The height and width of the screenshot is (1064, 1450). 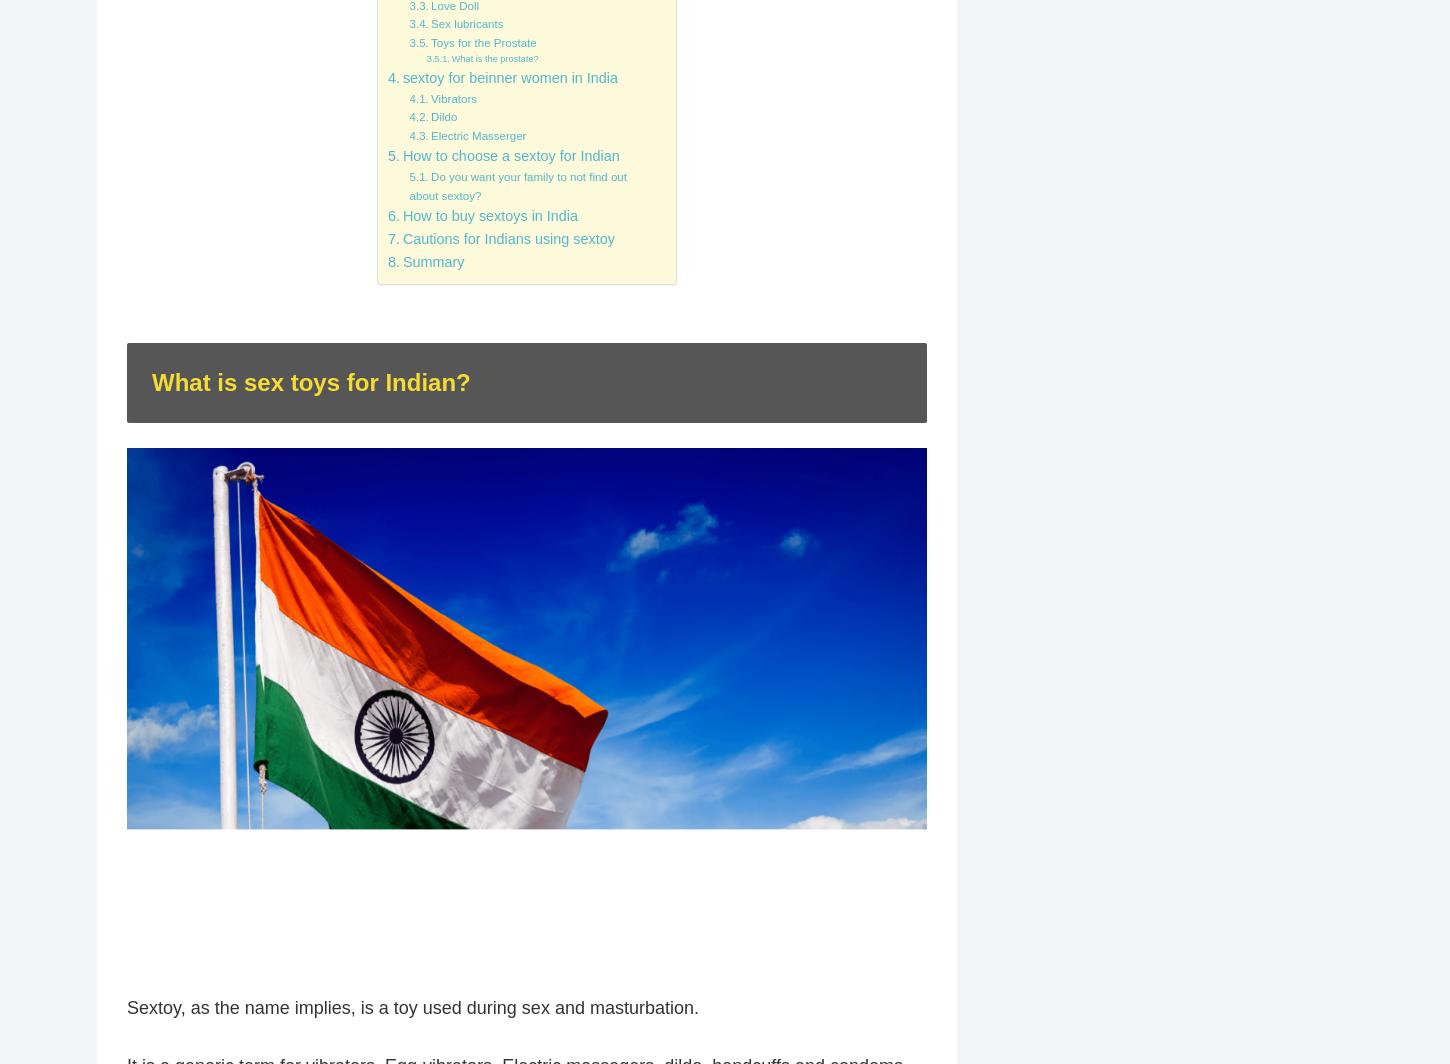 What do you see at coordinates (494, 59) in the screenshot?
I see `'What is the prostate?'` at bounding box center [494, 59].